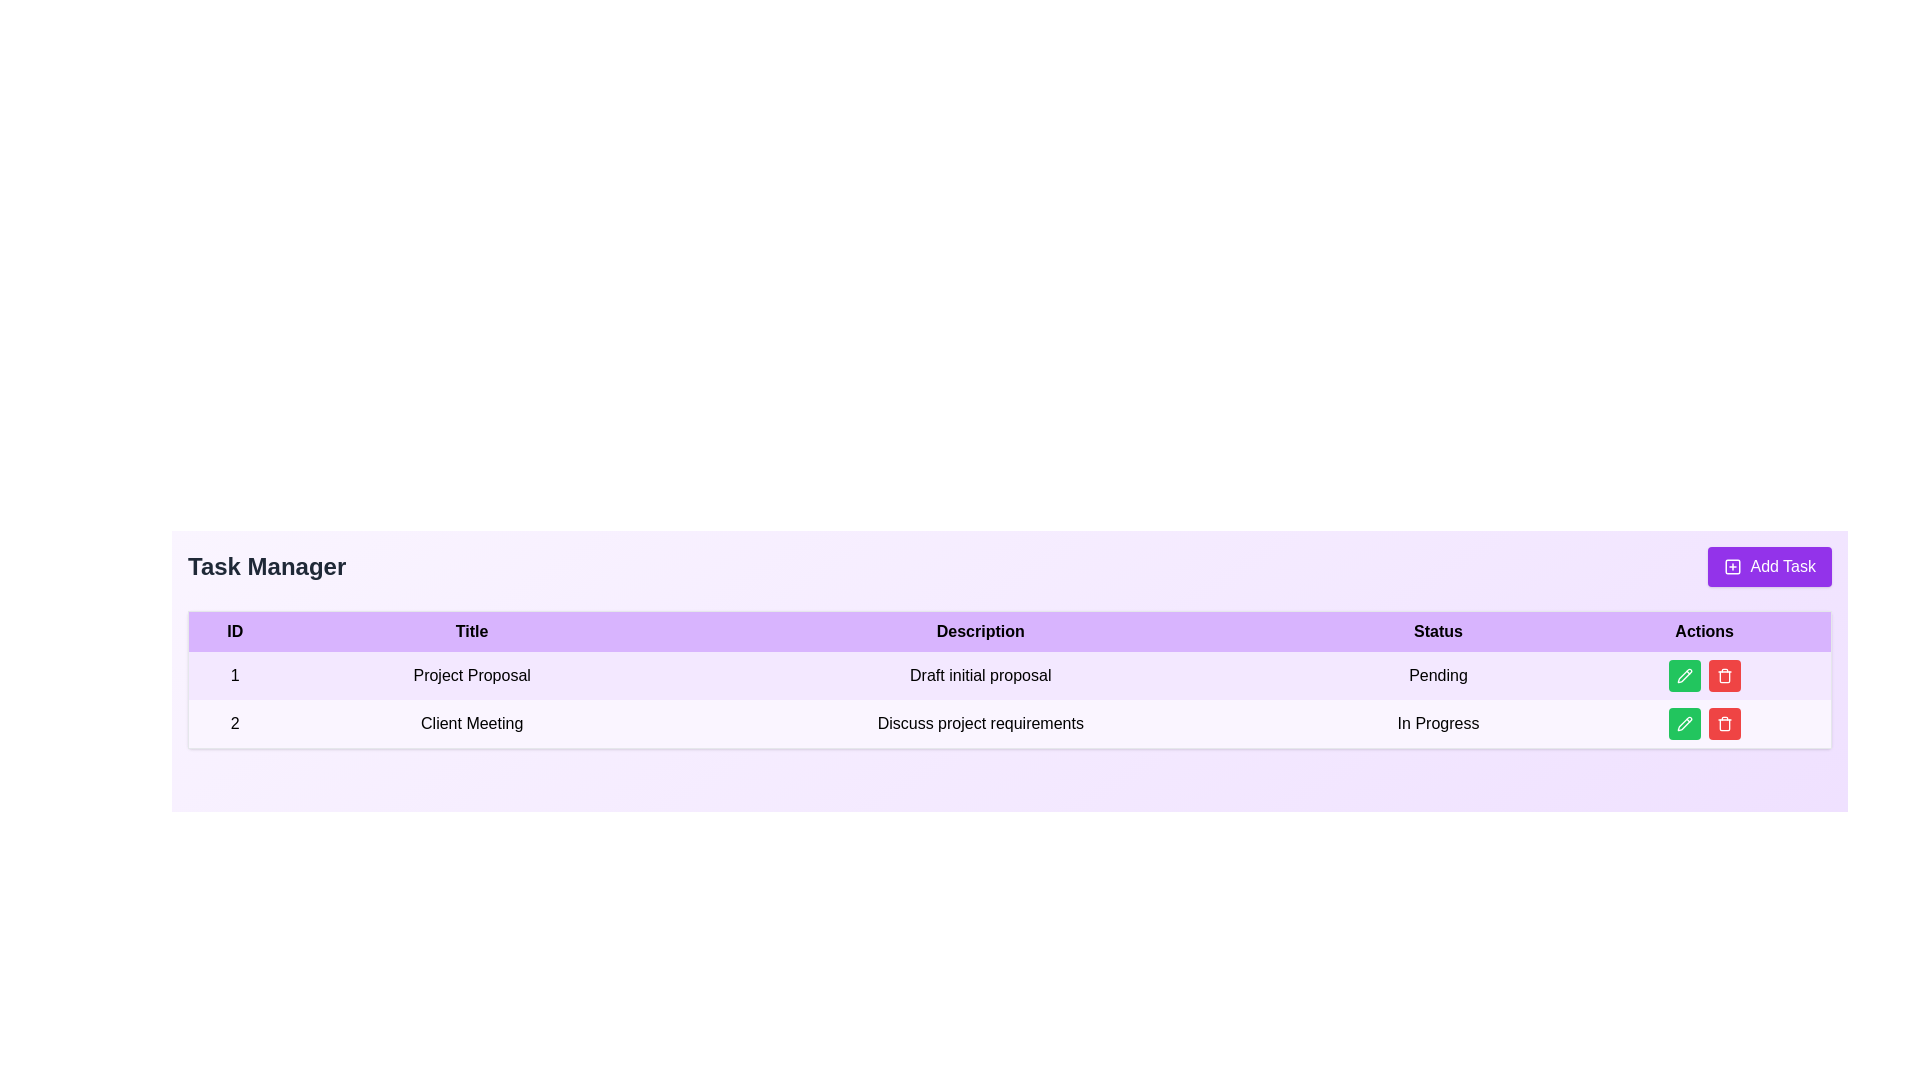 The width and height of the screenshot is (1920, 1080). What do you see at coordinates (1703, 675) in the screenshot?
I see `the red delete button in the 'Actions' column of the first row, corresponding to the 'Project Proposal' task with 'Pending' status` at bounding box center [1703, 675].